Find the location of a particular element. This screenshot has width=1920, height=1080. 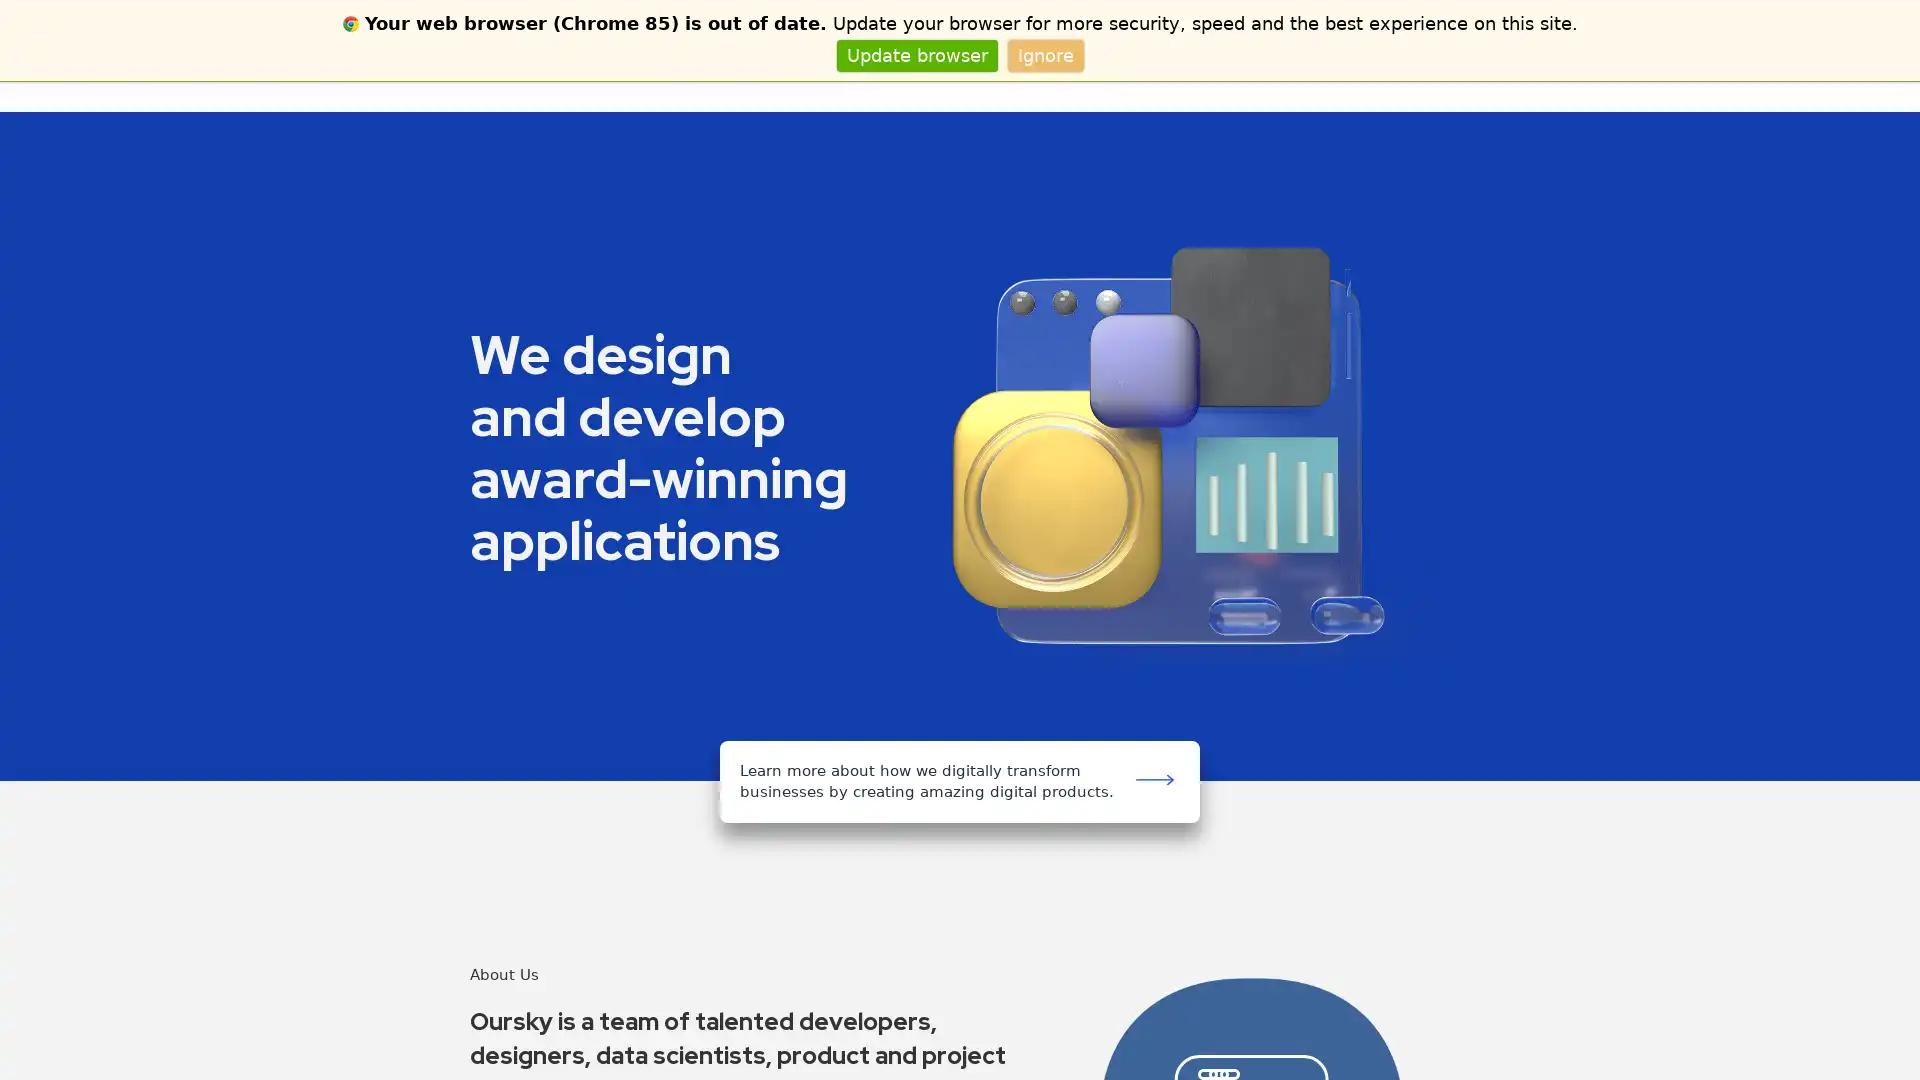

Ignore is located at coordinates (1044, 54).